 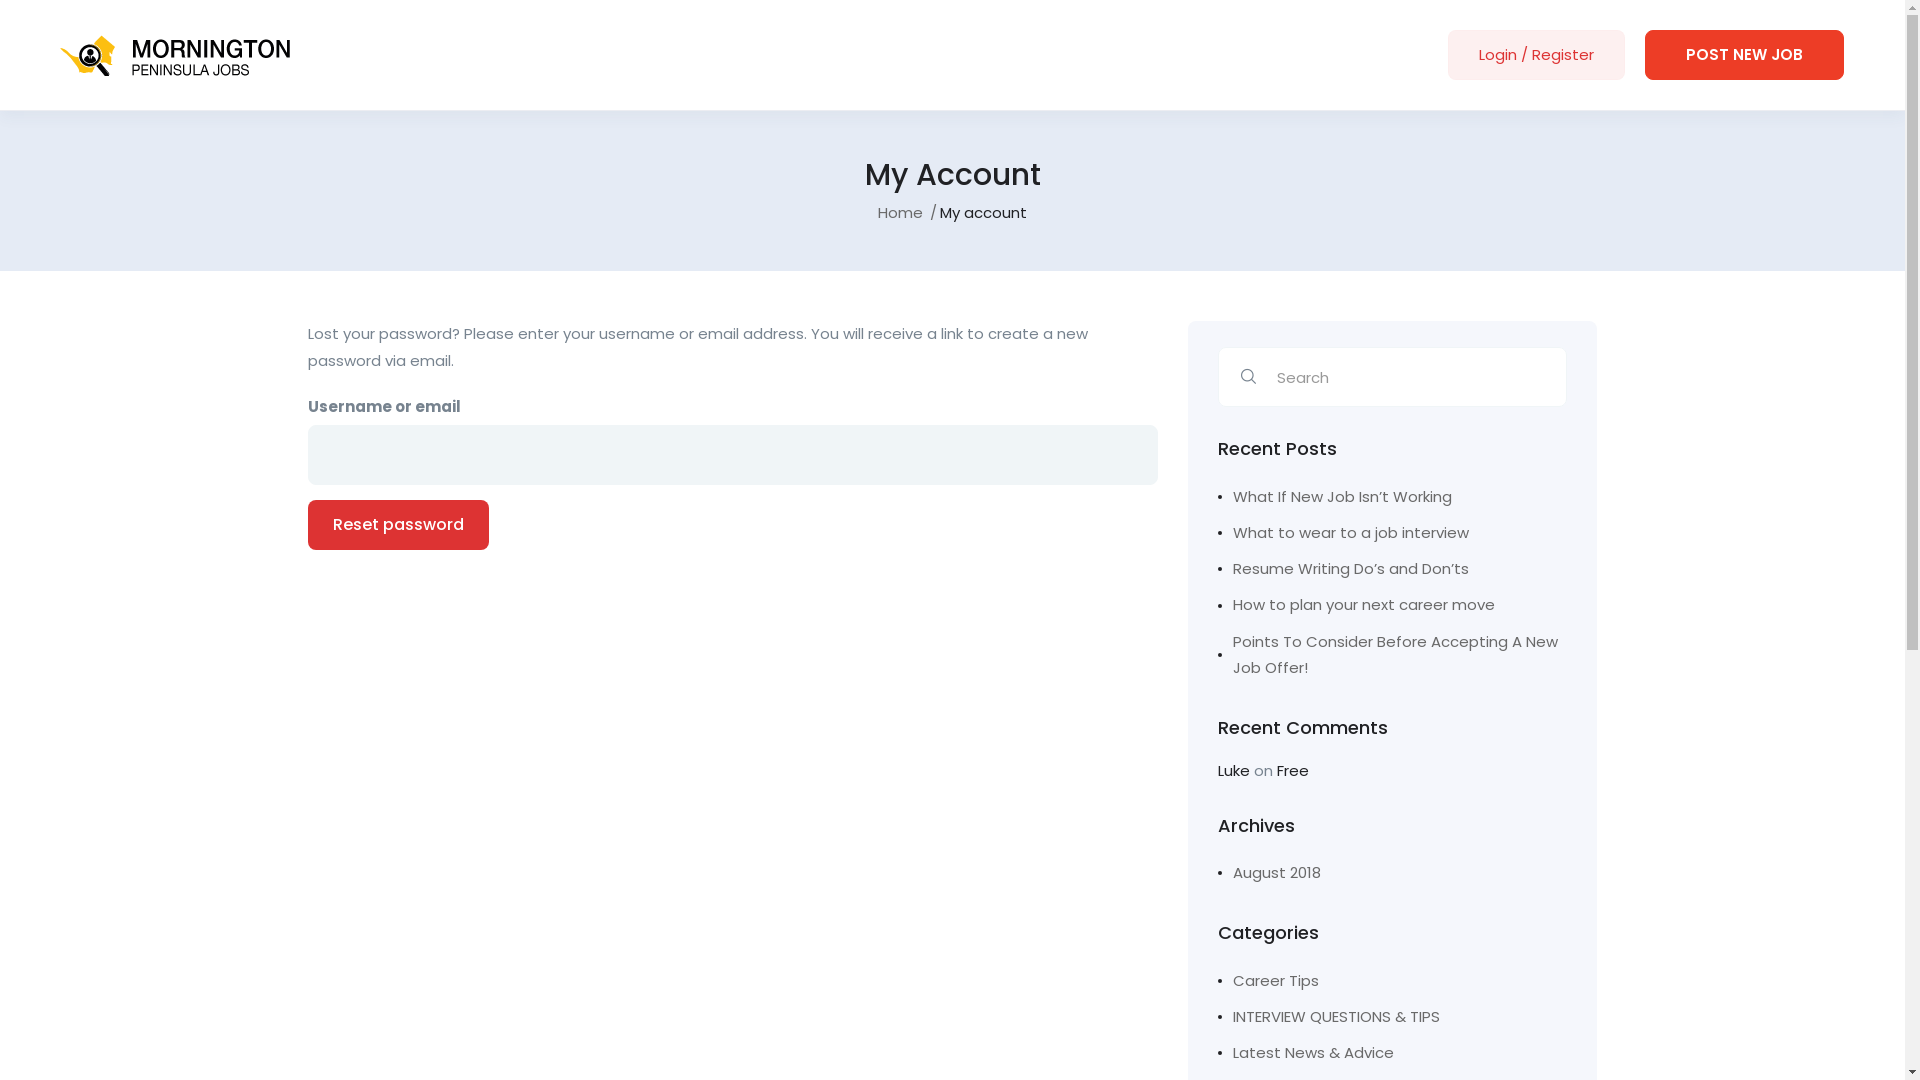 What do you see at coordinates (1329, 1017) in the screenshot?
I see `'INTERVIEW QUESTIONS & TIPS'` at bounding box center [1329, 1017].